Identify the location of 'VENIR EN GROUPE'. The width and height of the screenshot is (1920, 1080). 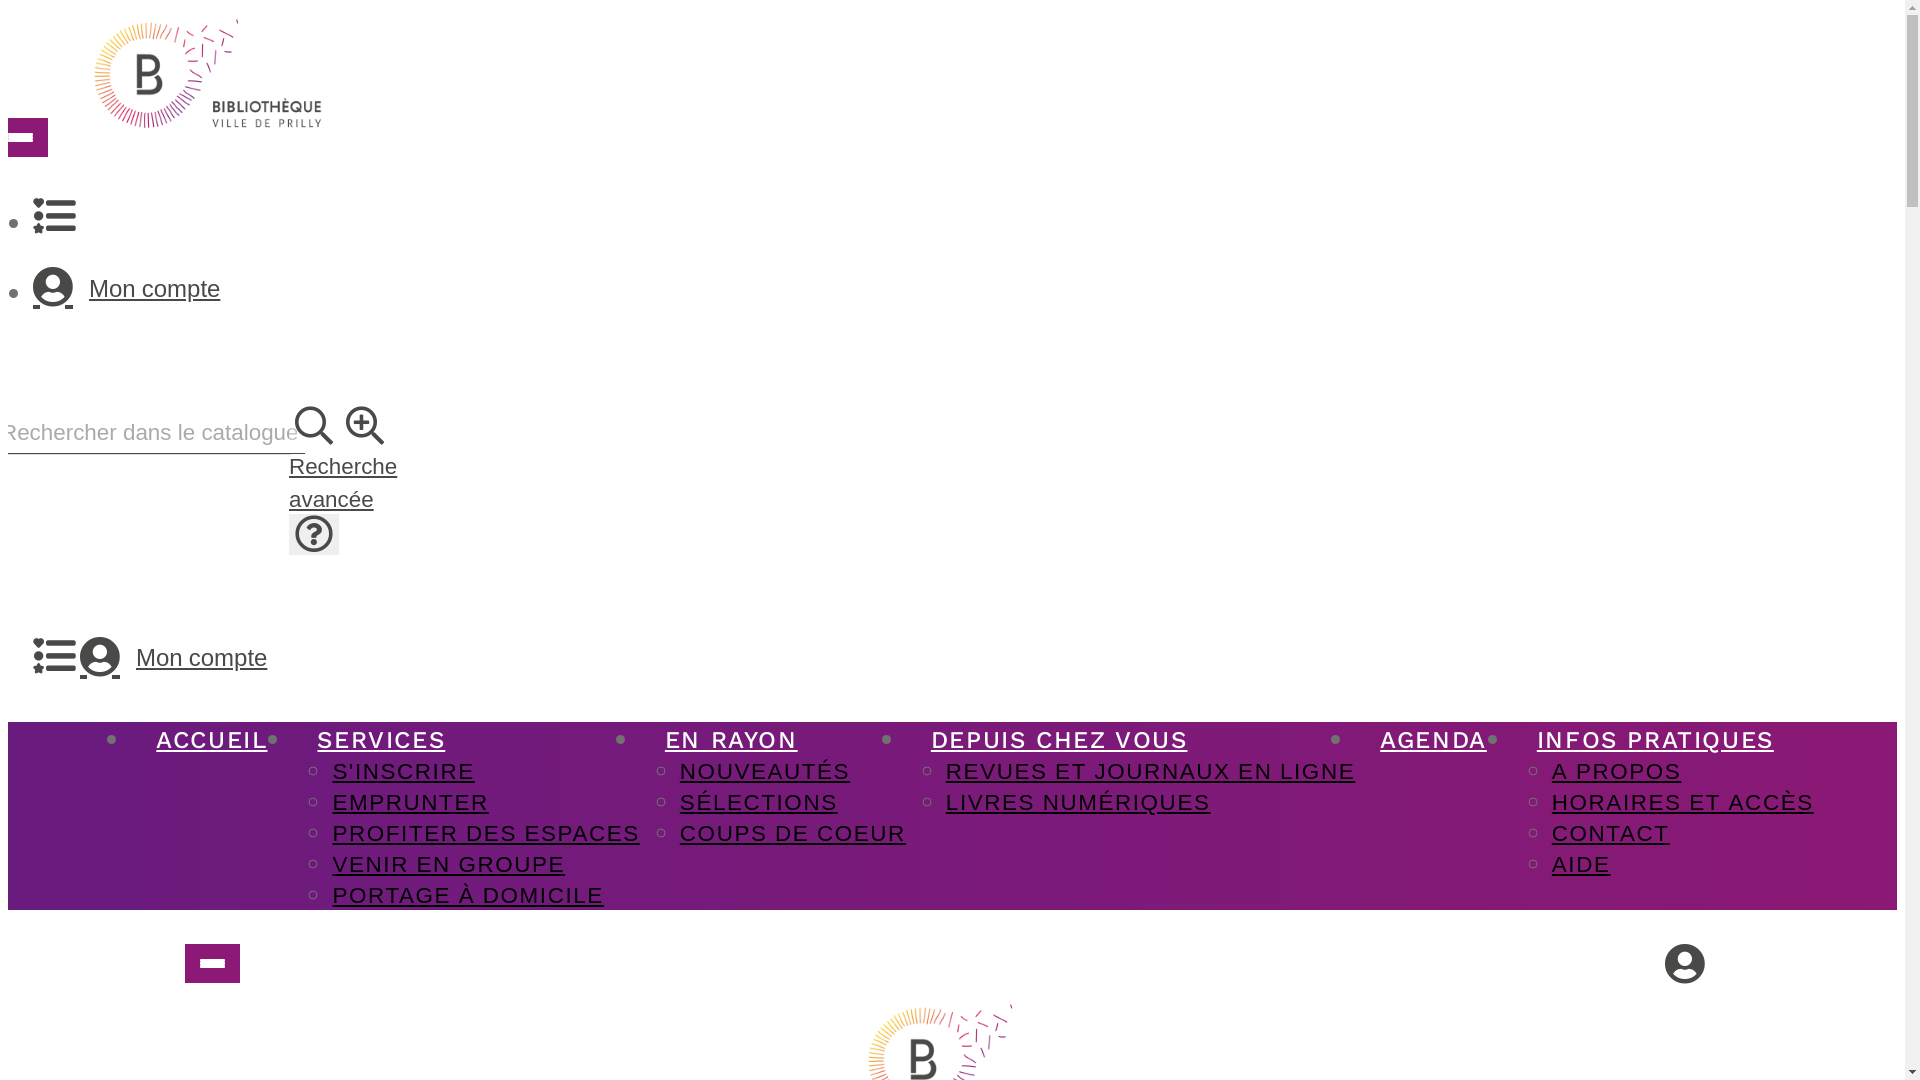
(447, 862).